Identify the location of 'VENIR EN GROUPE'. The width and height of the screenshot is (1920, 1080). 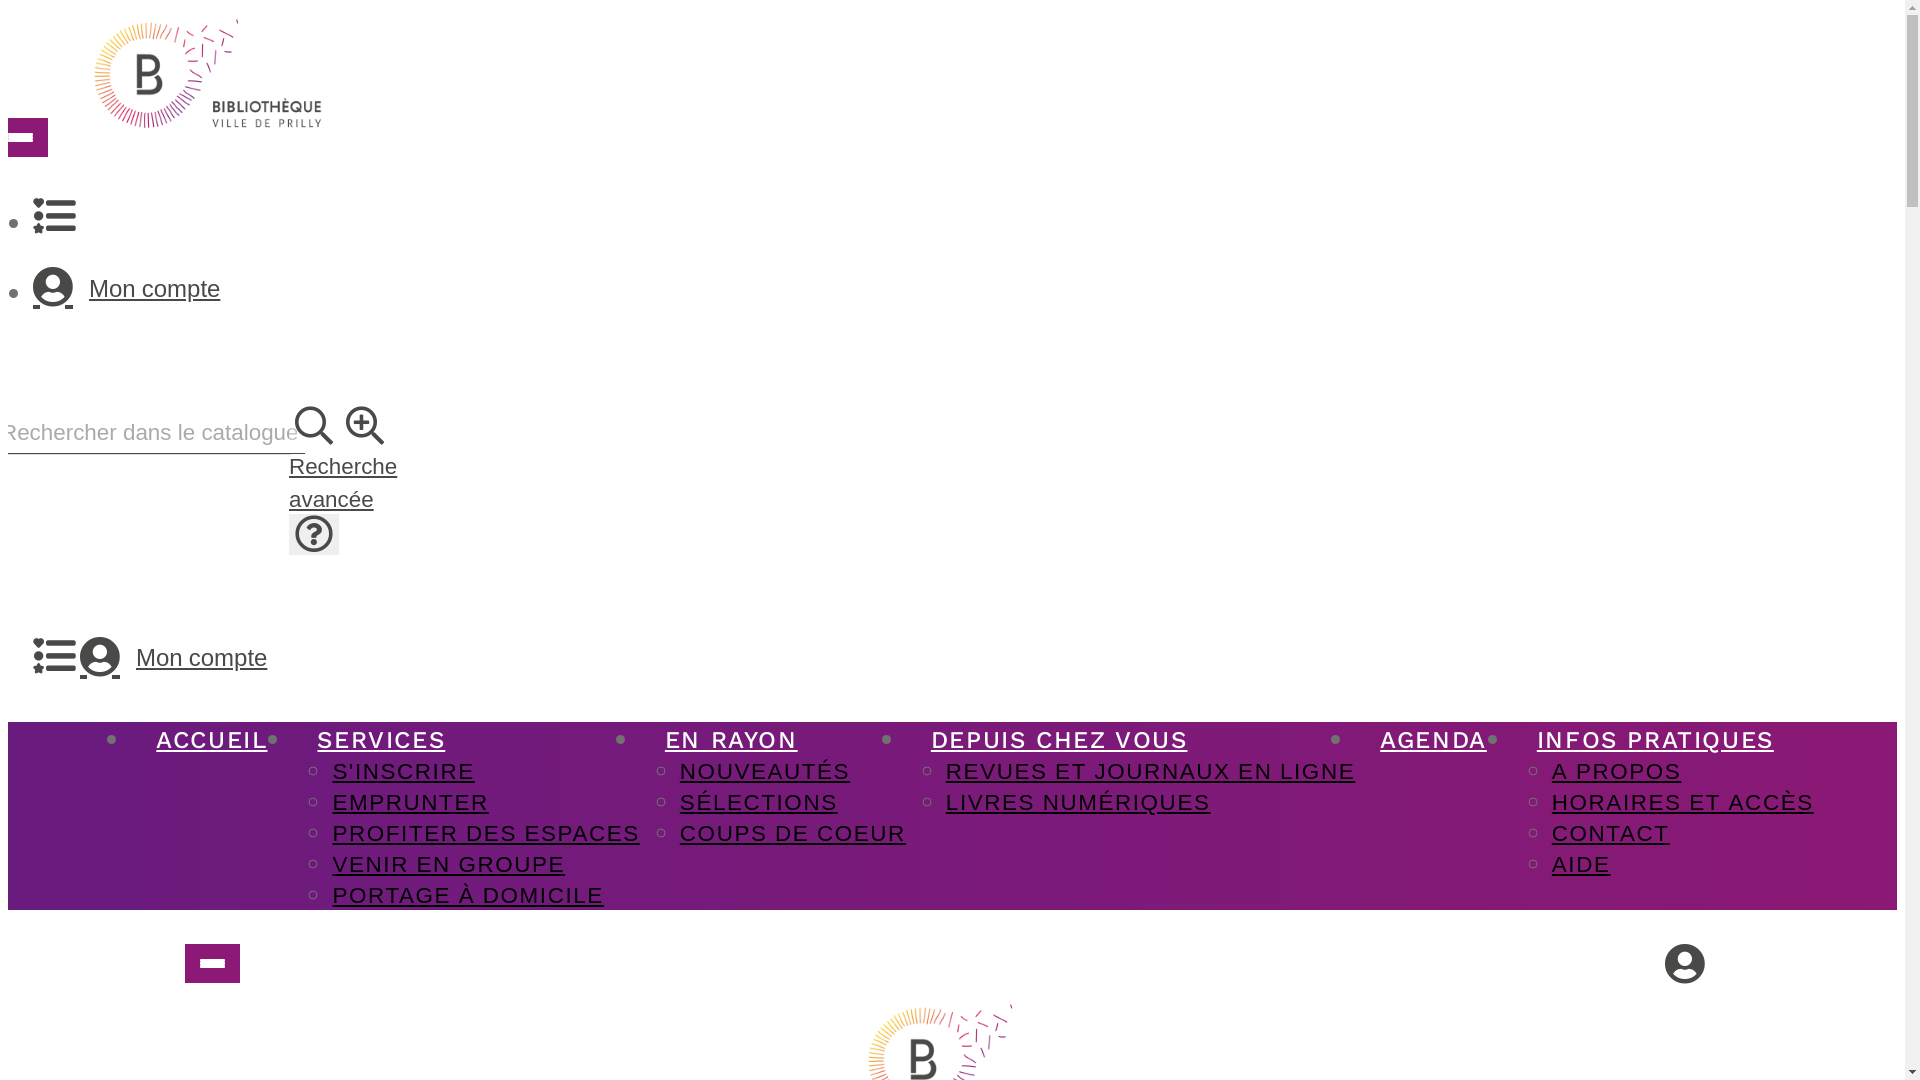
(447, 862).